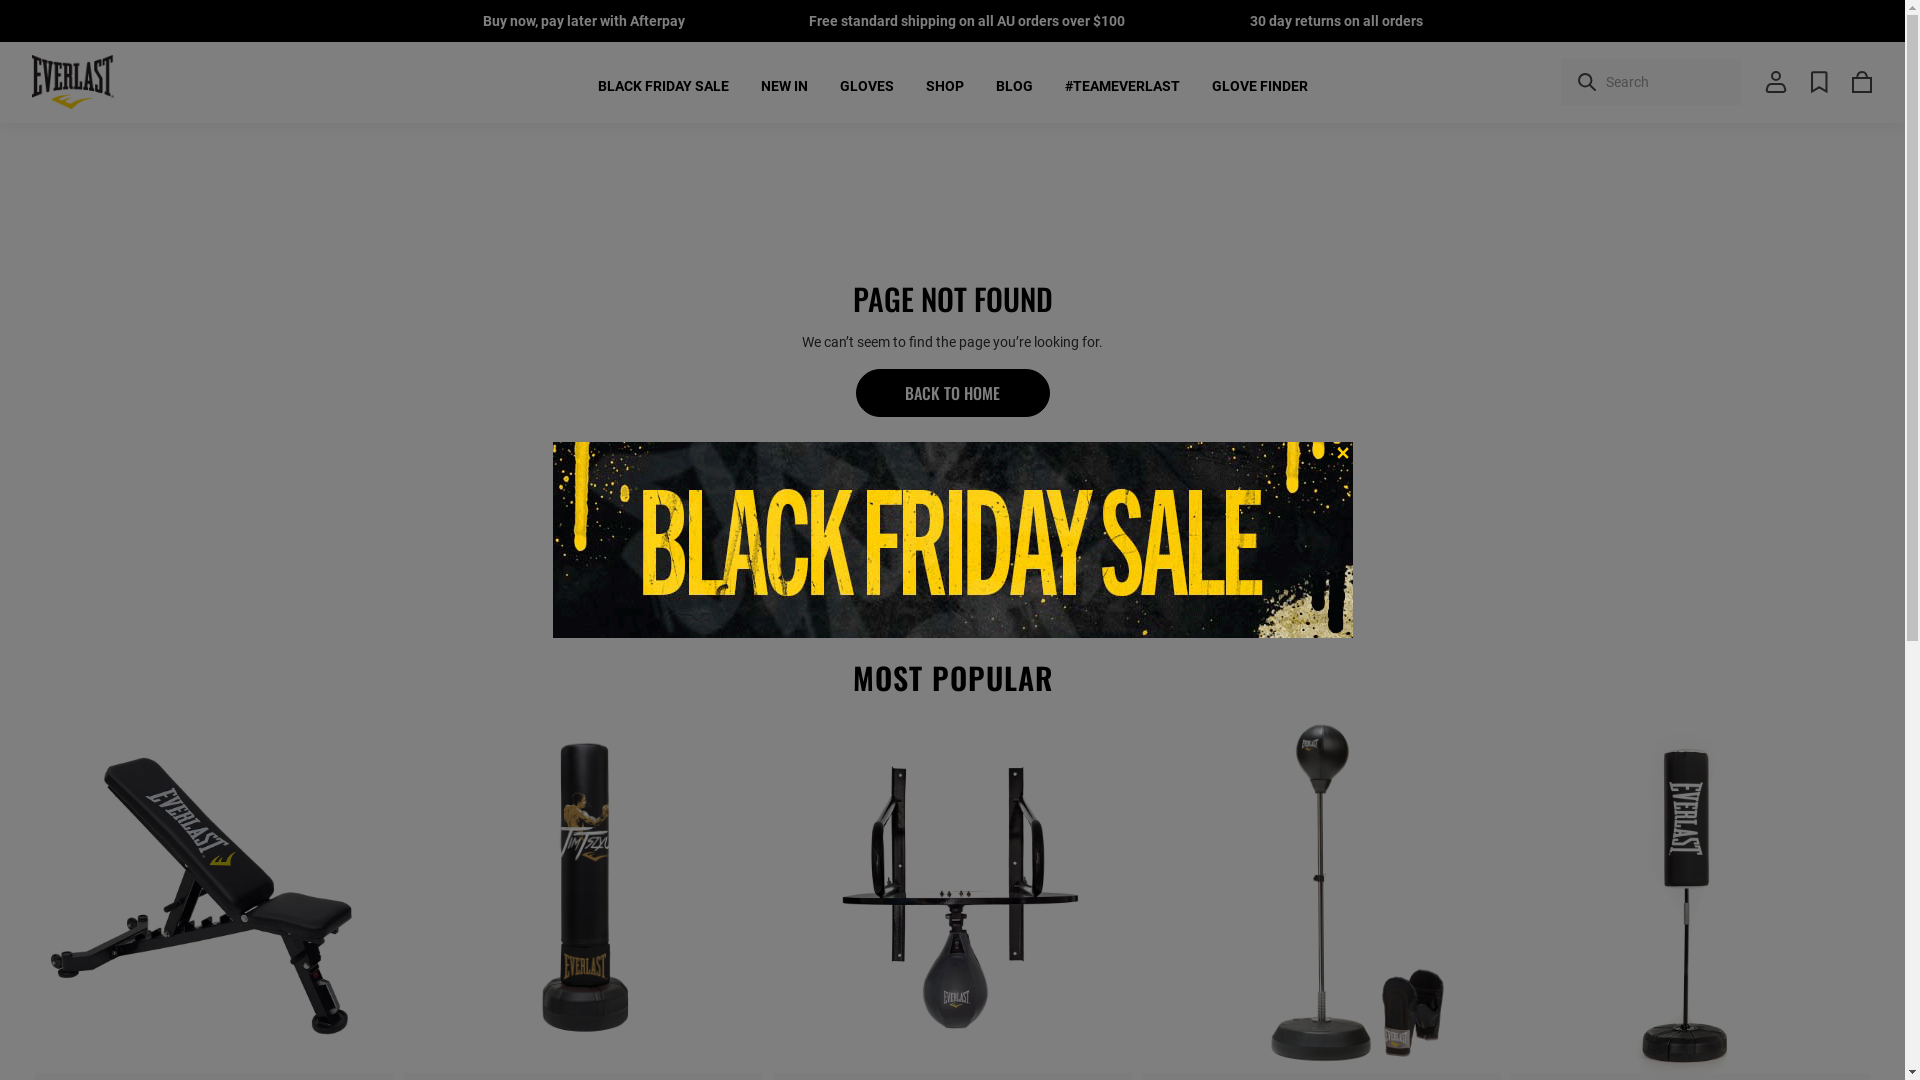 This screenshot has height=1080, width=1920. Describe the element at coordinates (944, 84) in the screenshot. I see `'SHOP'` at that location.